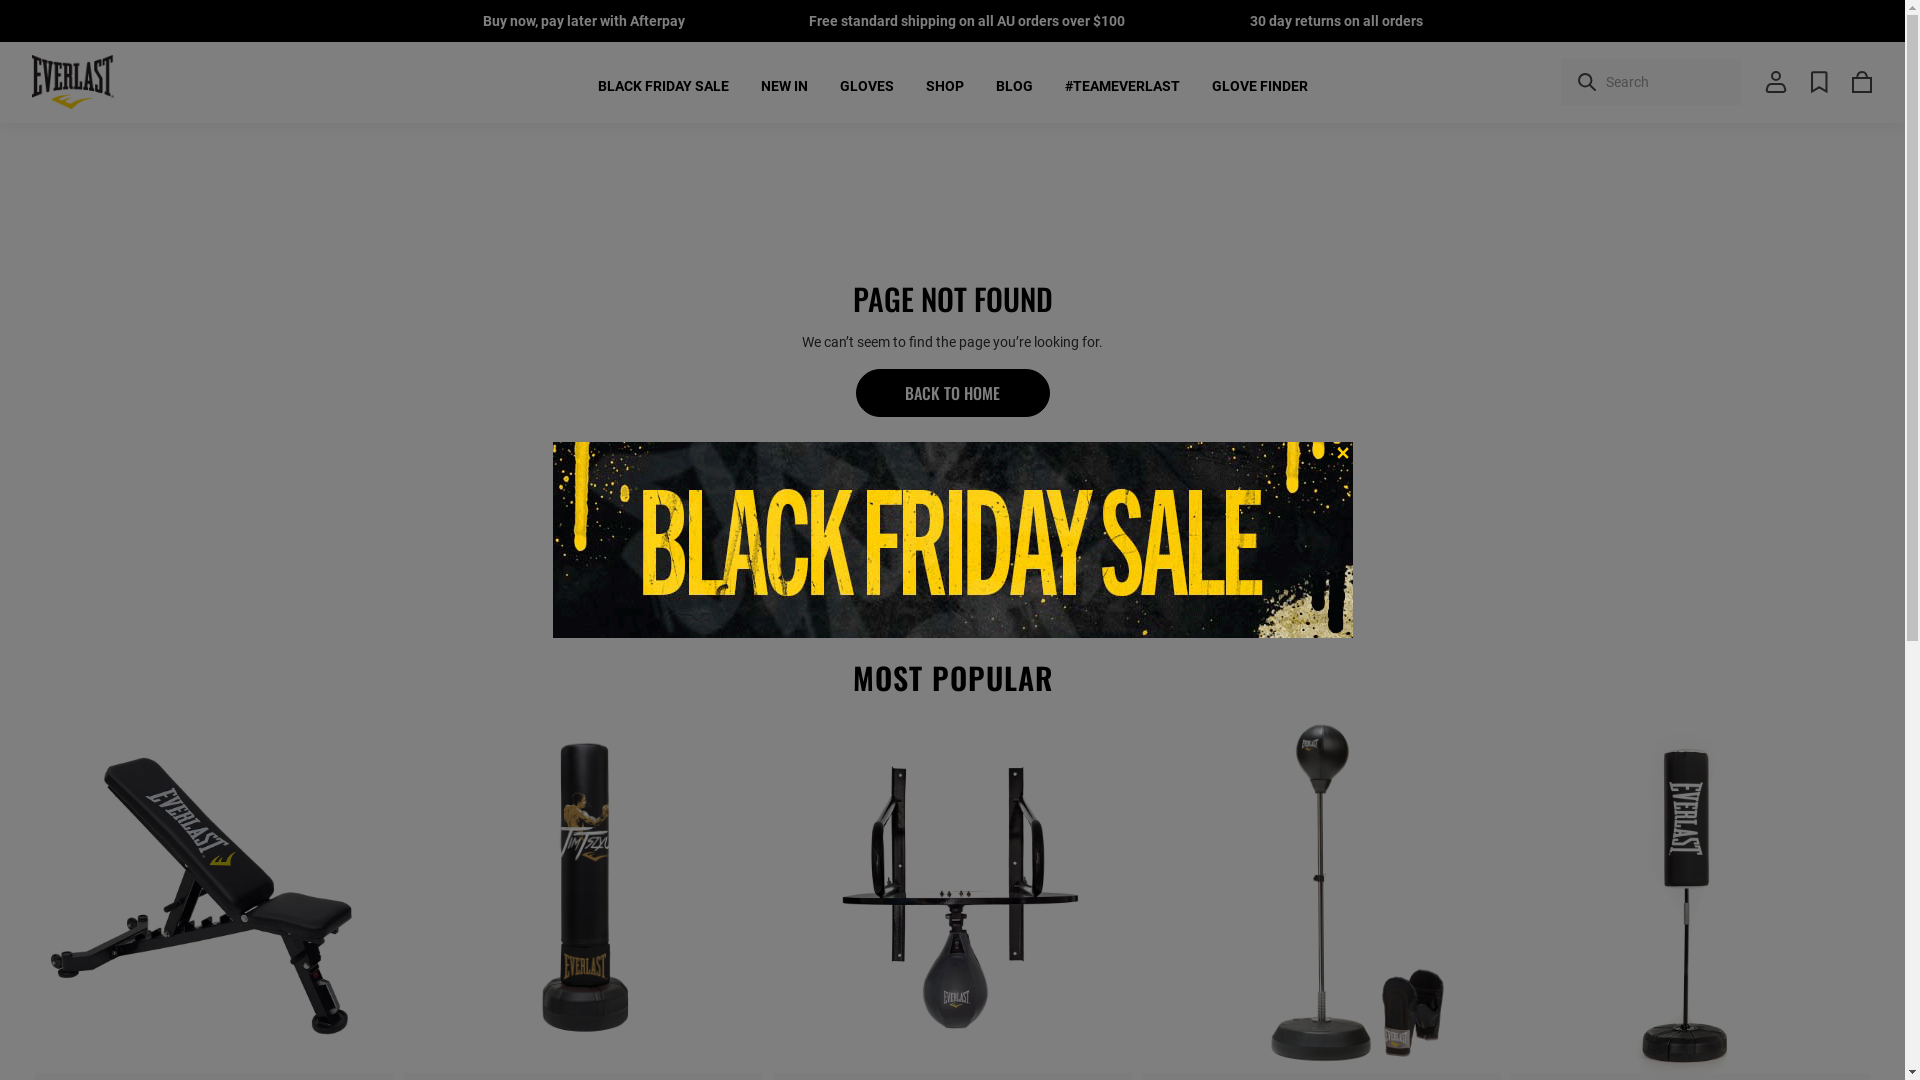 This screenshot has height=1080, width=1920. Describe the element at coordinates (944, 84) in the screenshot. I see `'SHOP'` at that location.